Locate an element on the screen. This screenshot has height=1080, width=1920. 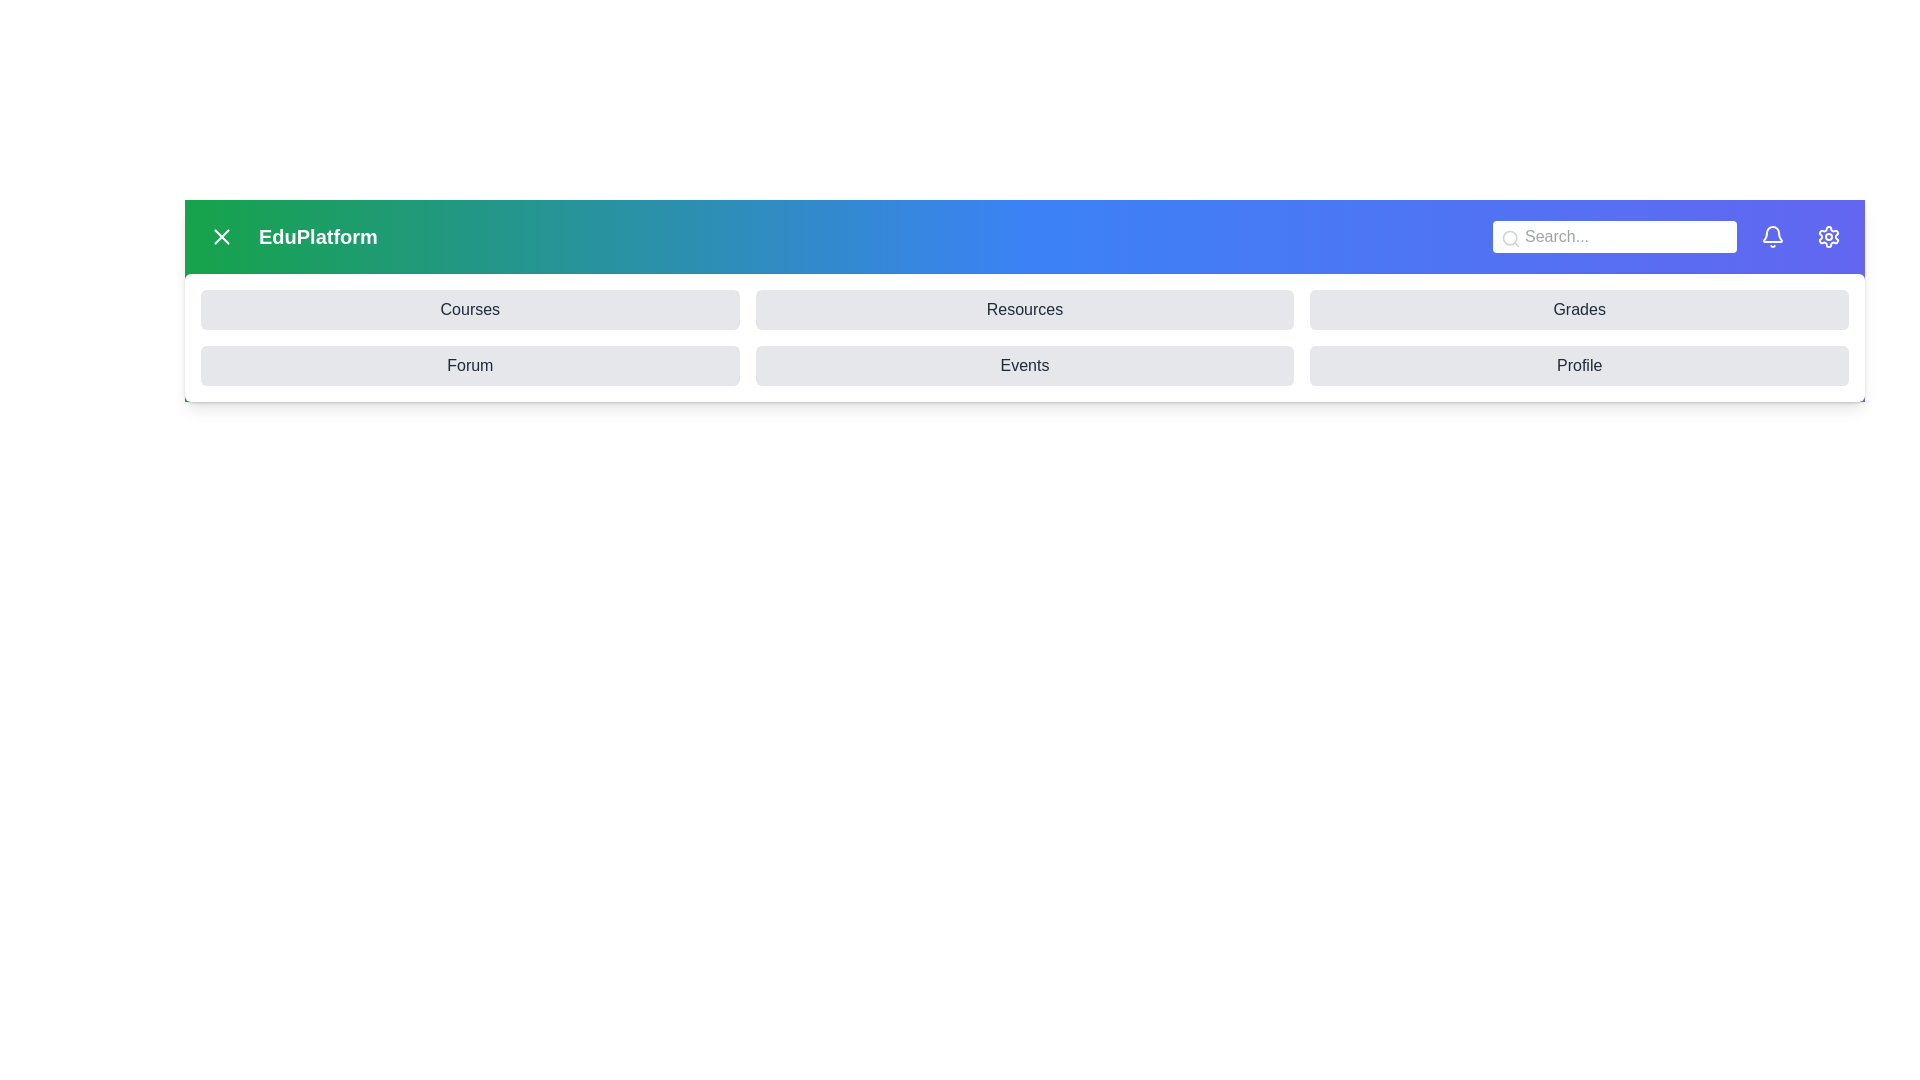
the menu item Grades from the navigation menu is located at coordinates (1578, 309).